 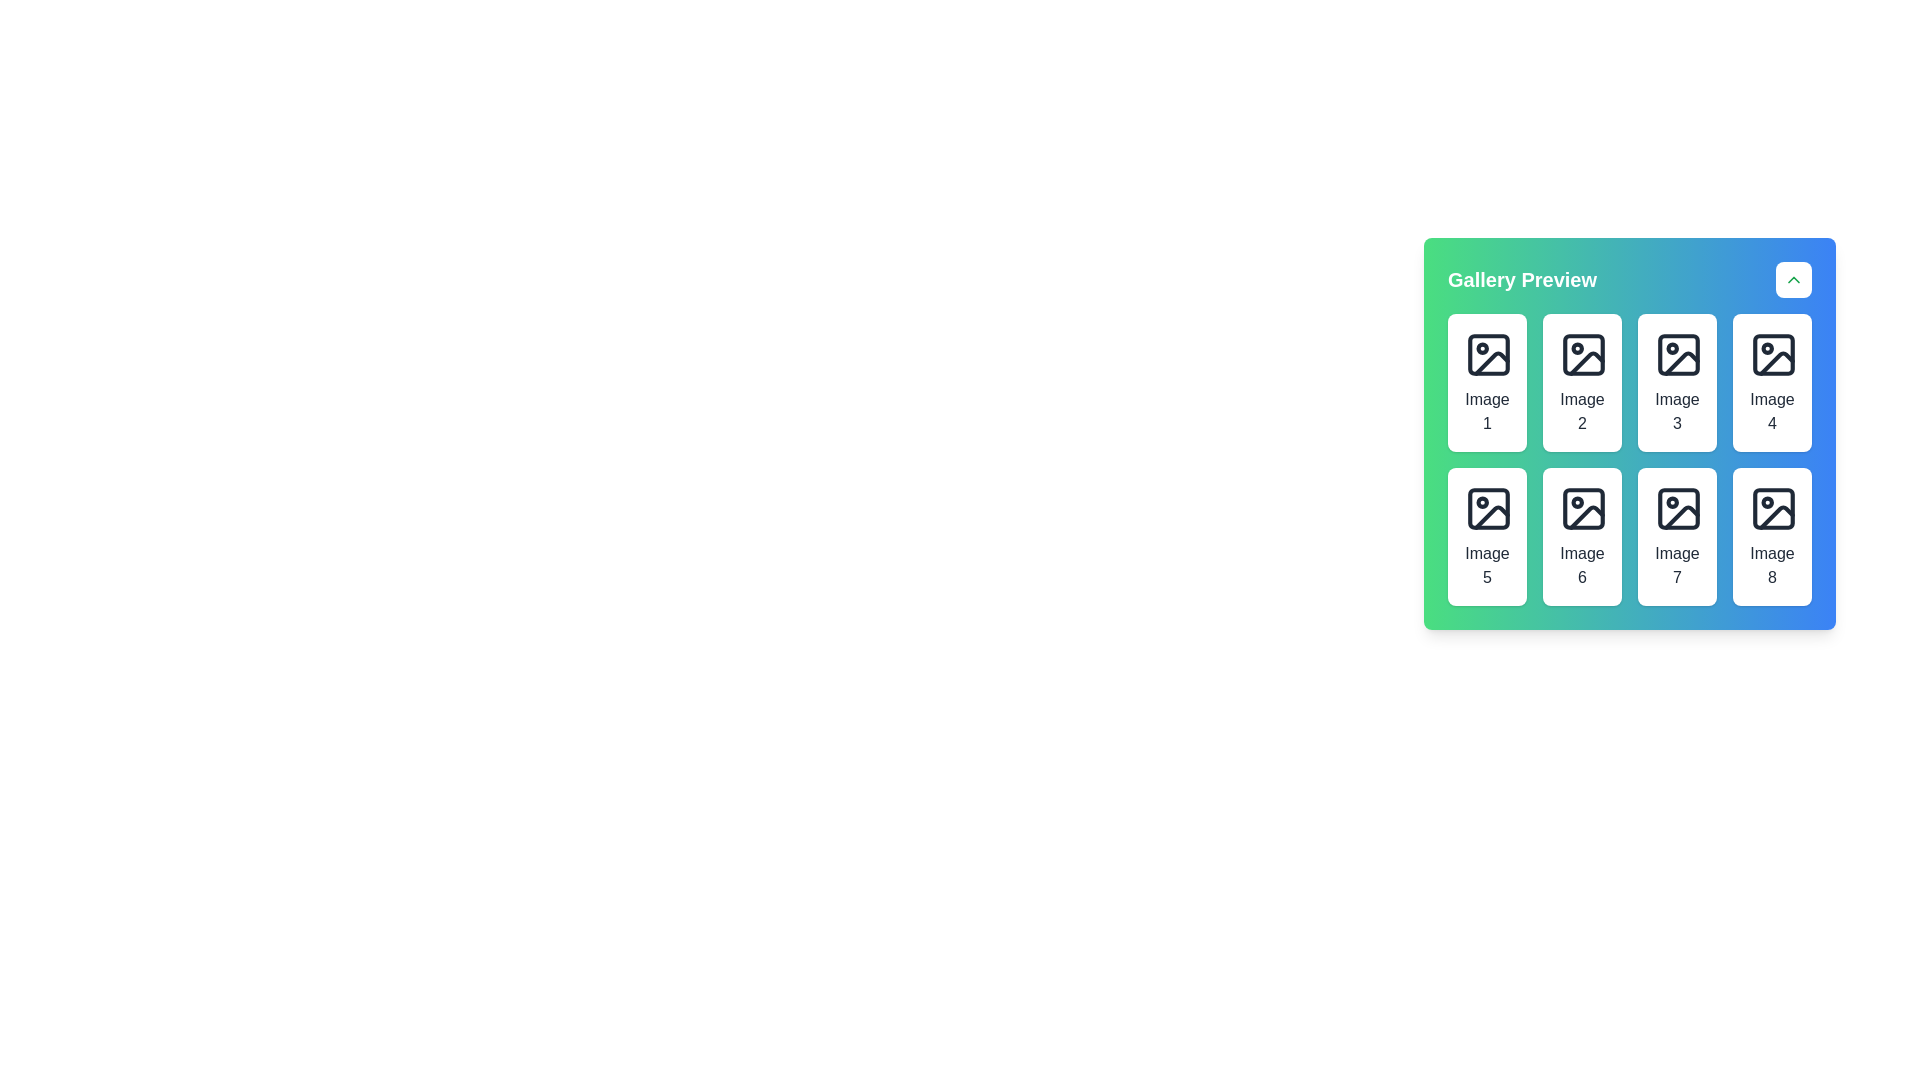 I want to click on the Gallery item labeled 'Image 3' which is the third element in the first row of a 4x2 grid layout, so click(x=1677, y=382).